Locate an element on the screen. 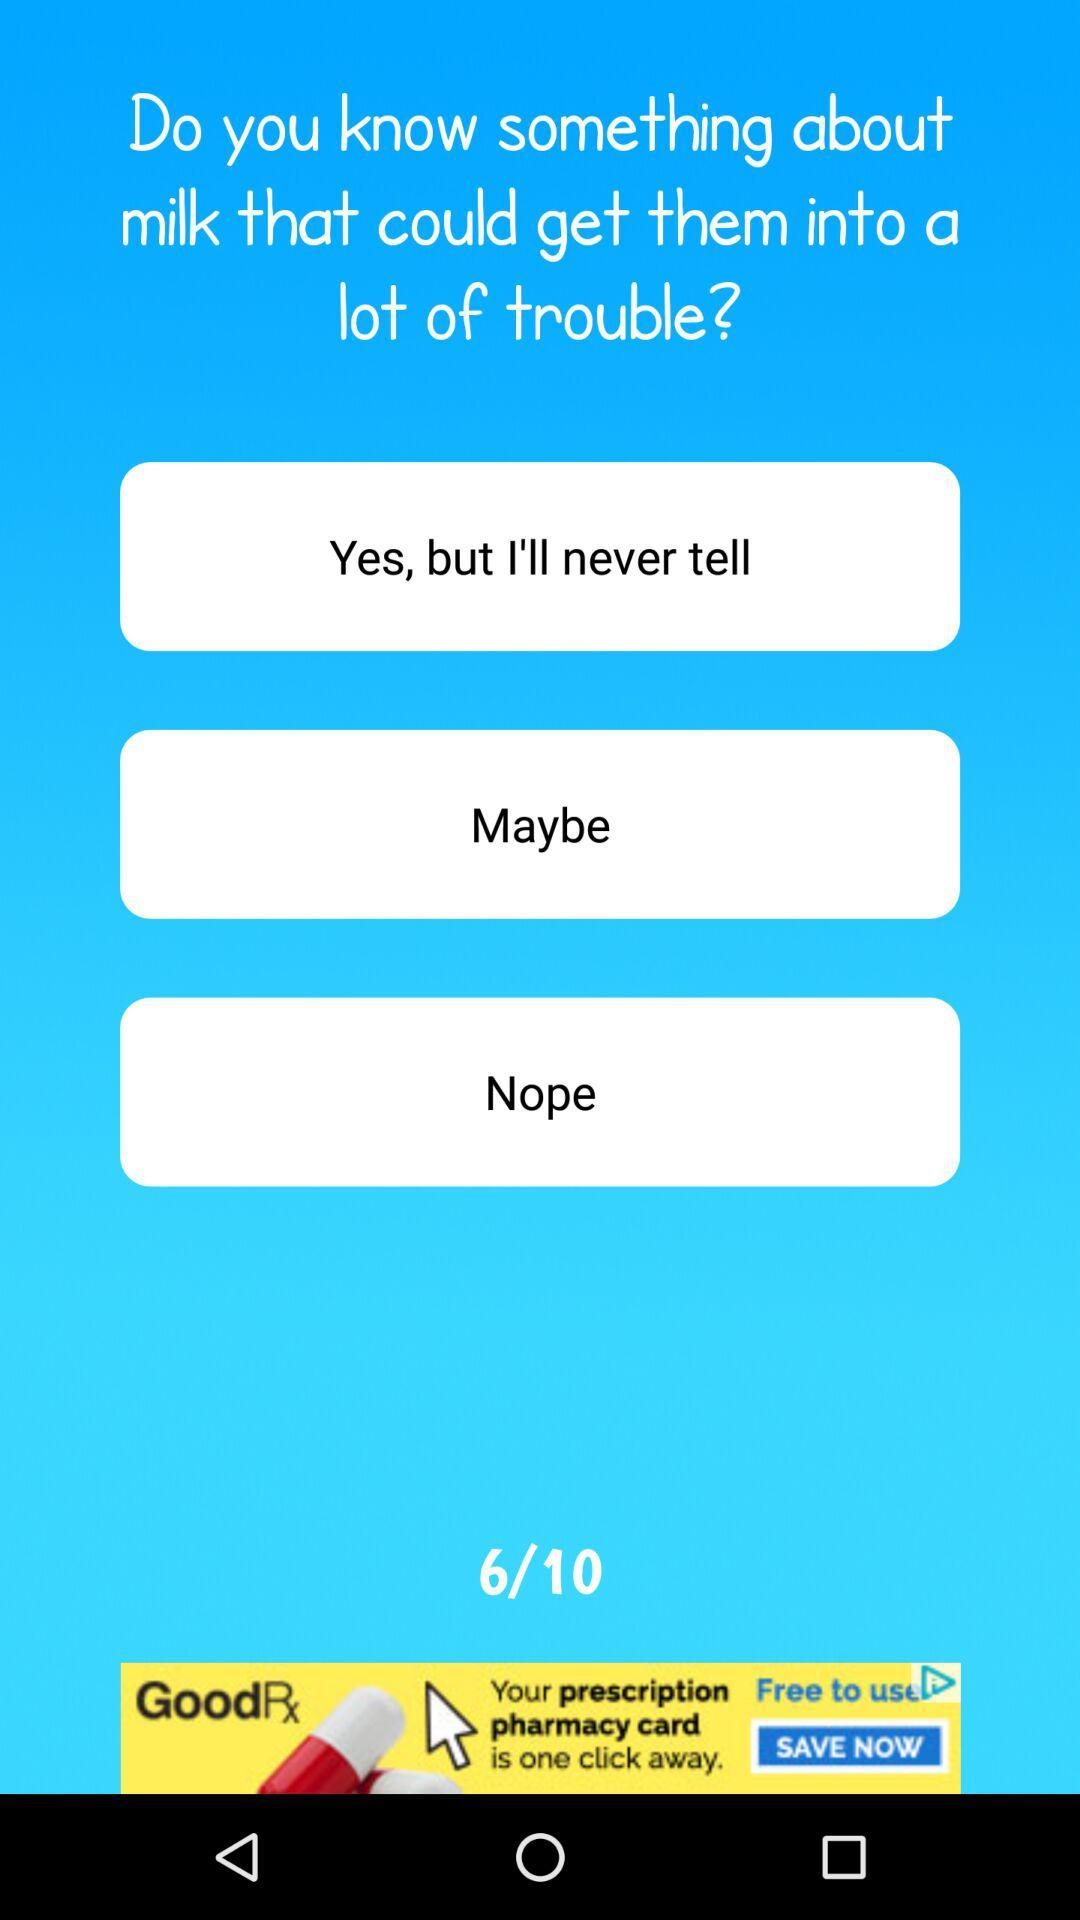 Image resolution: width=1080 pixels, height=1920 pixels. nope option is located at coordinates (540, 1090).